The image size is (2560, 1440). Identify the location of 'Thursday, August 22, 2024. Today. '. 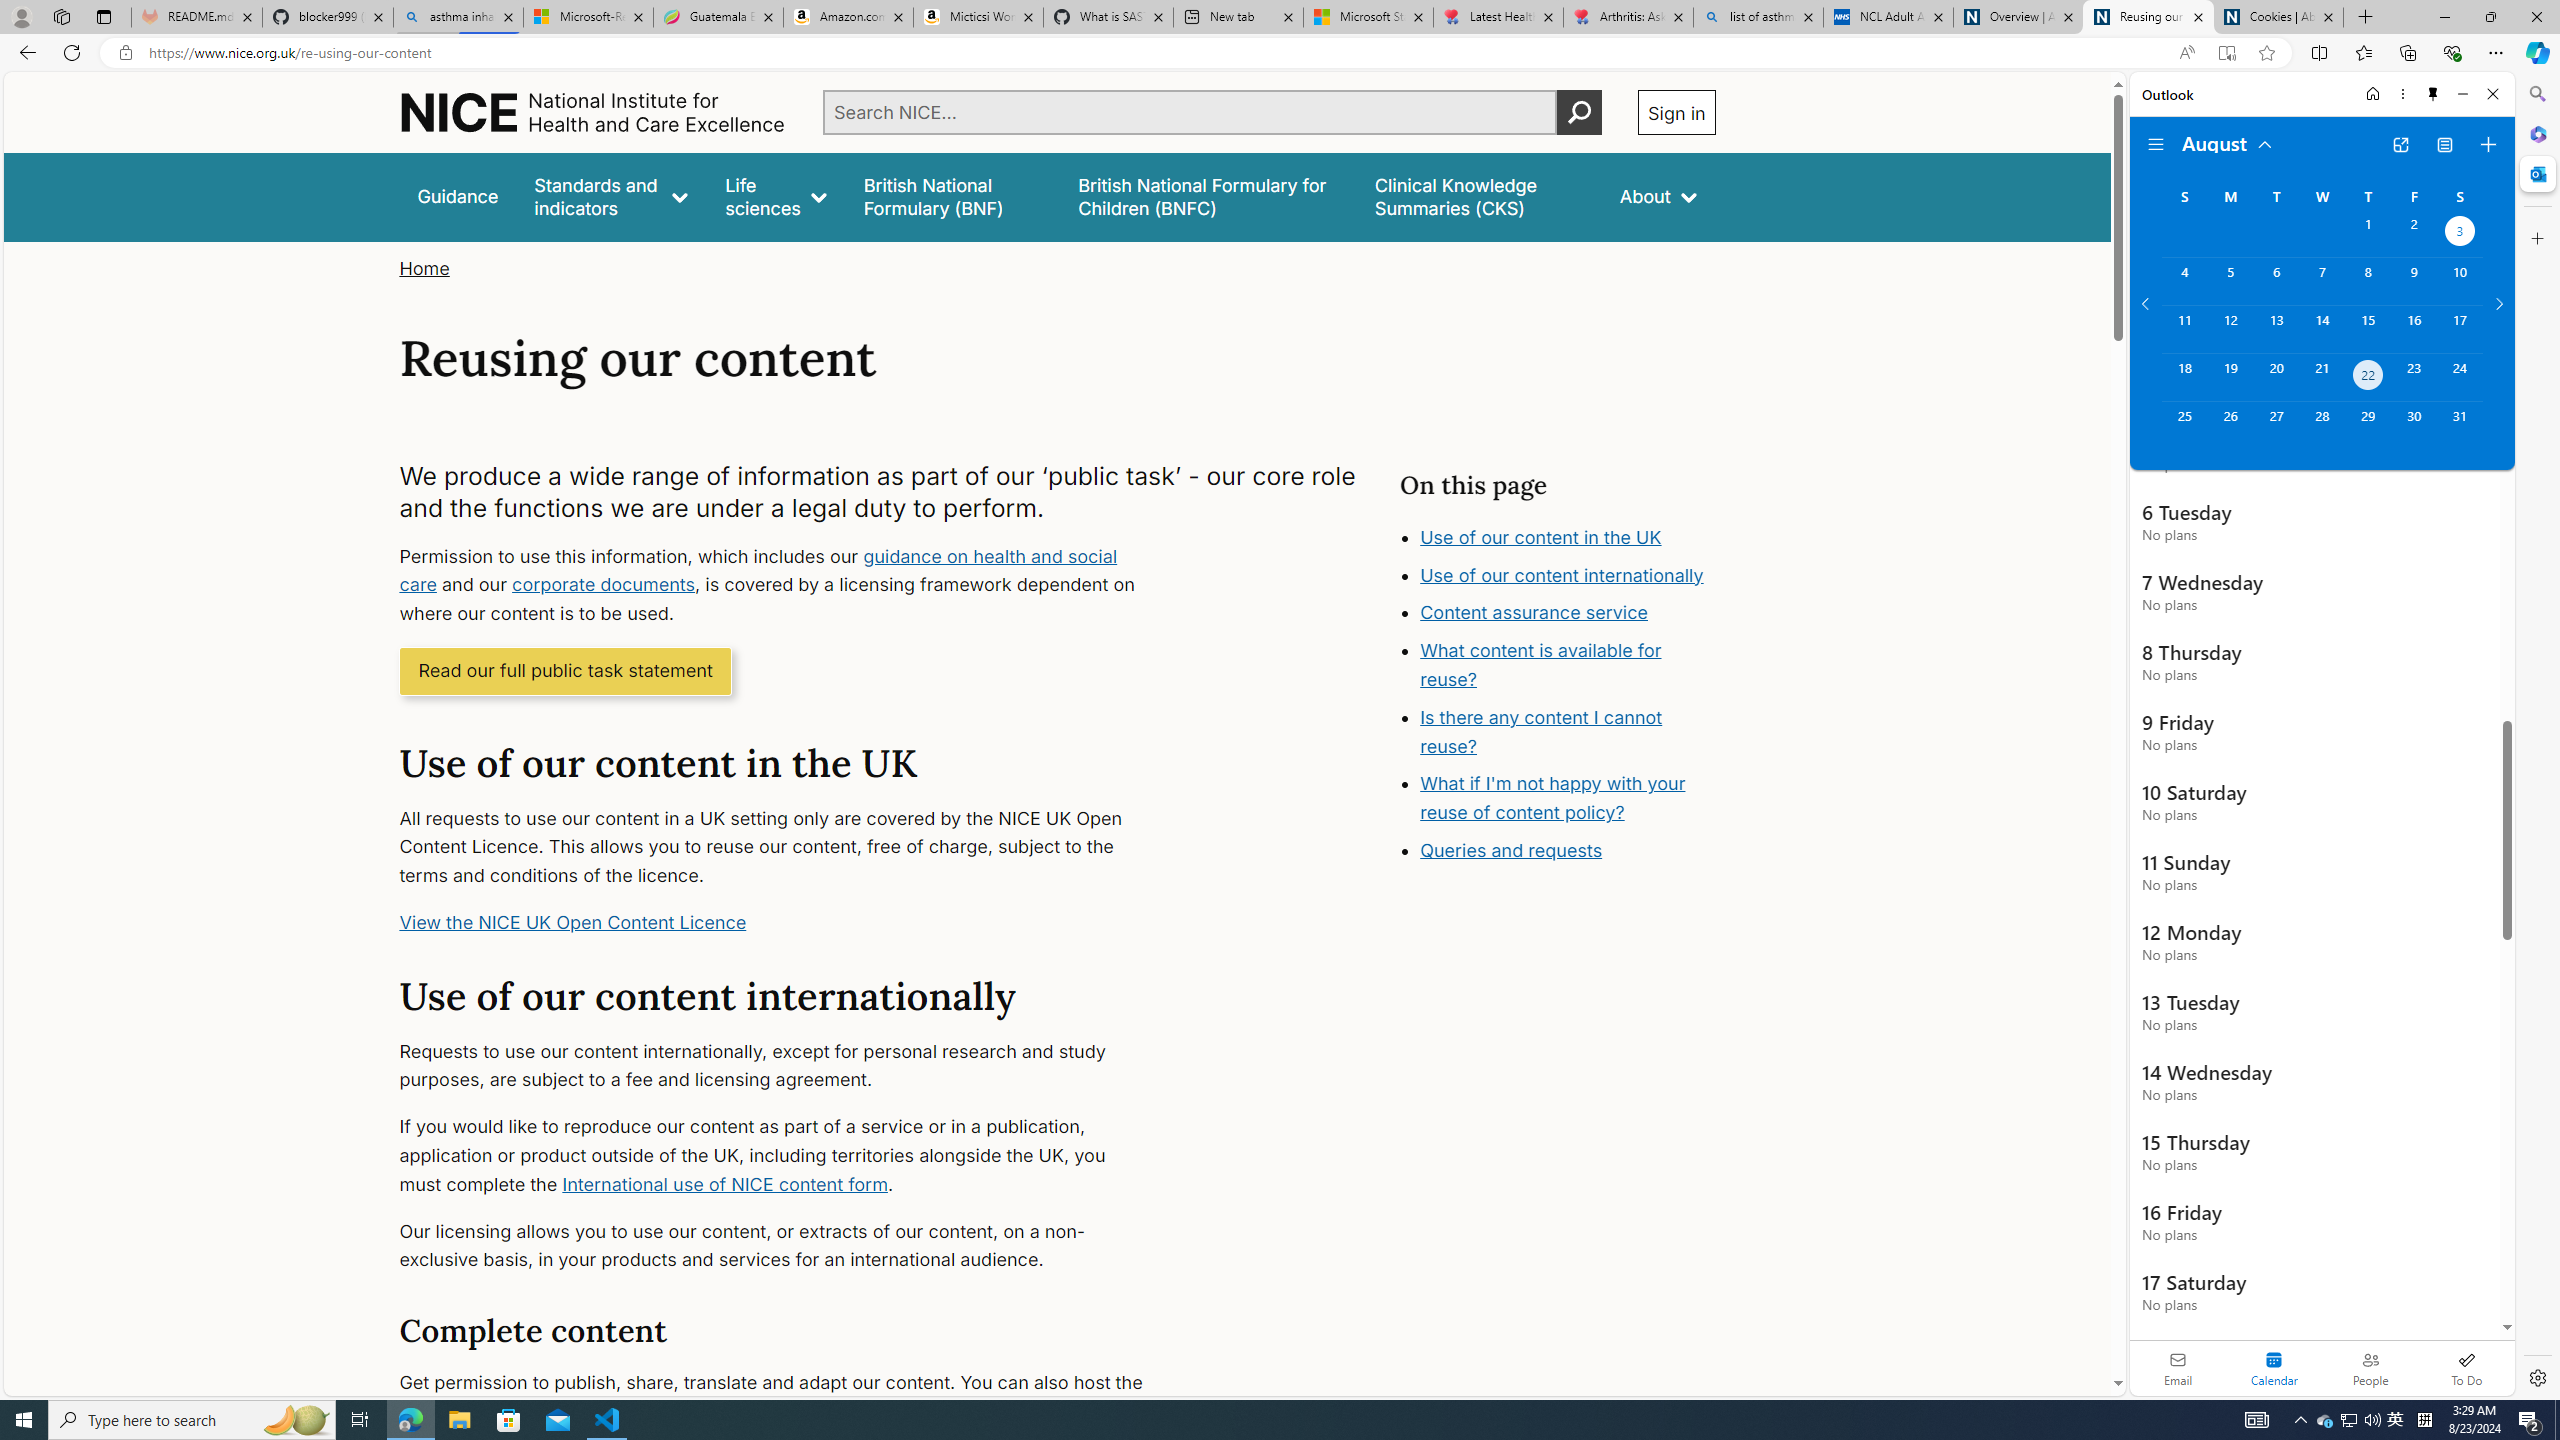
(2368, 376).